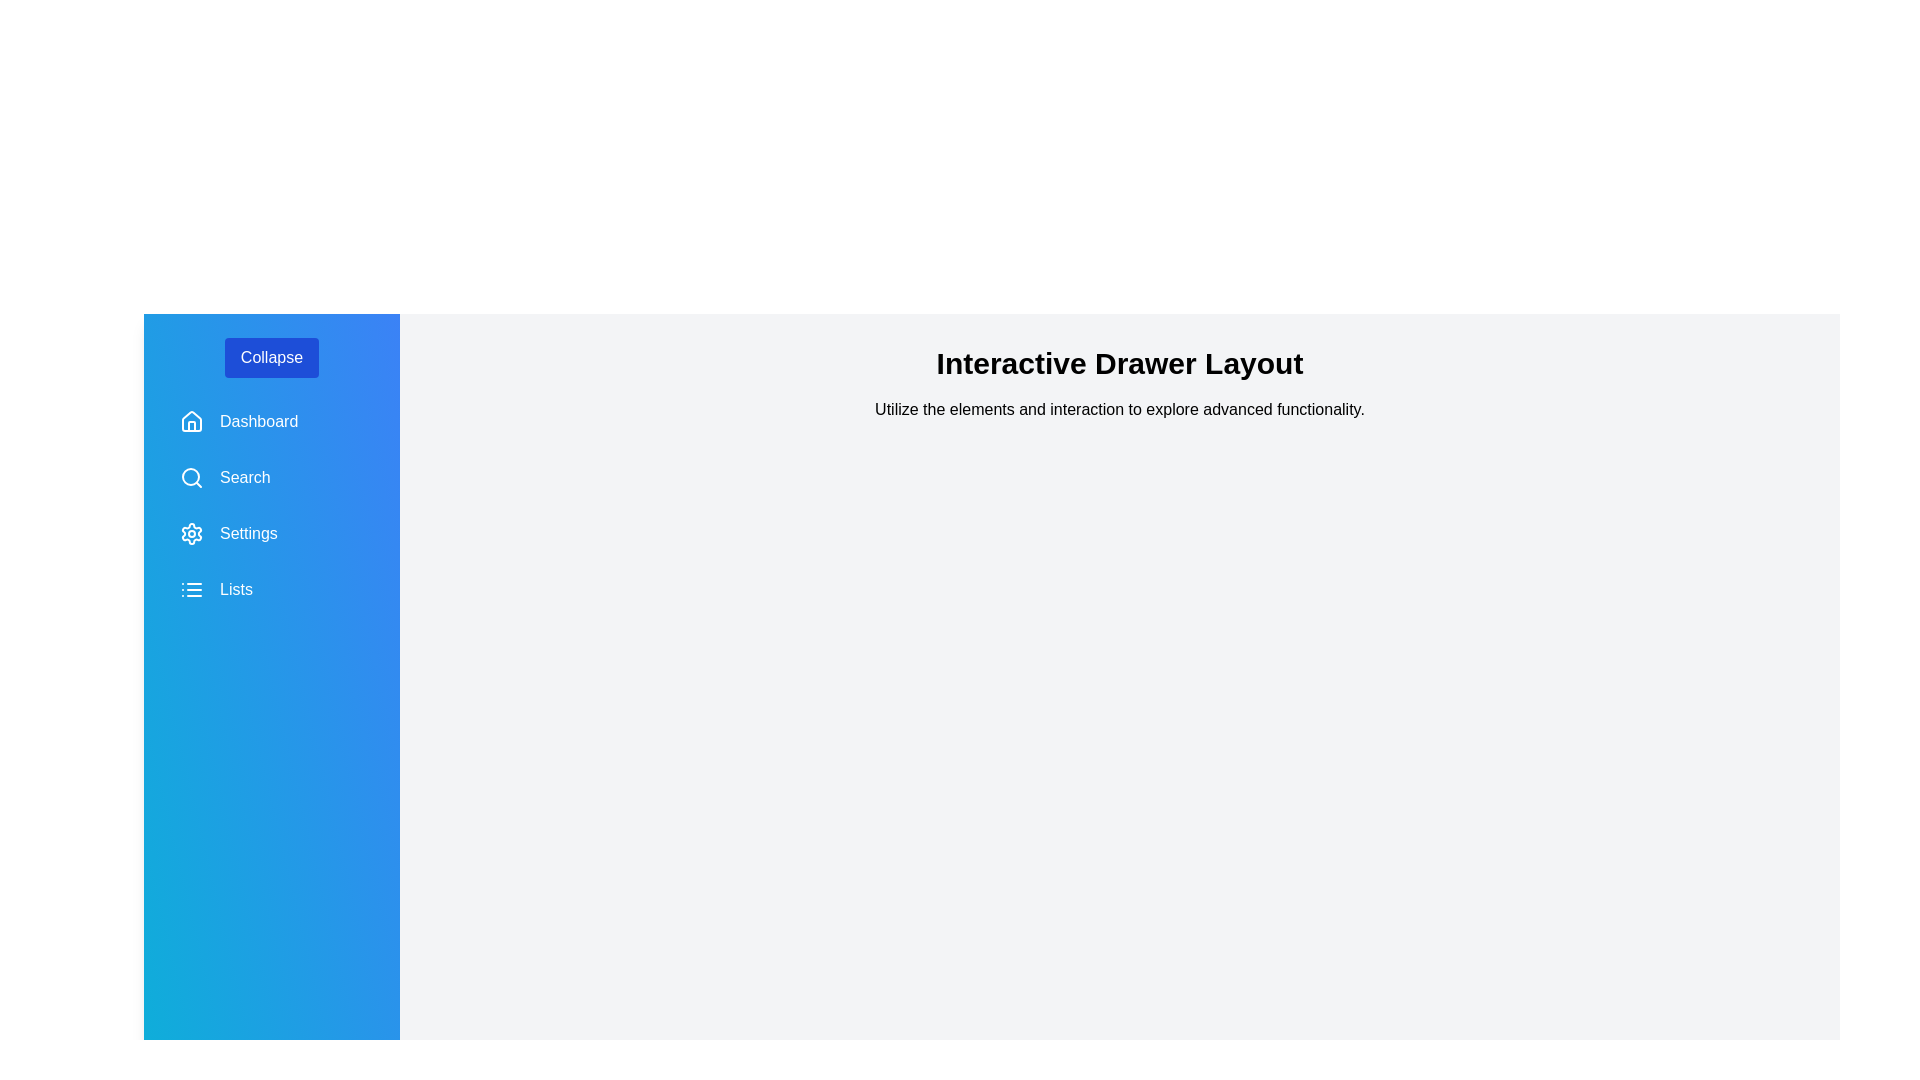 This screenshot has width=1920, height=1080. Describe the element at coordinates (271, 532) in the screenshot. I see `the menu item labeled Settings to navigate to its respective section` at that location.